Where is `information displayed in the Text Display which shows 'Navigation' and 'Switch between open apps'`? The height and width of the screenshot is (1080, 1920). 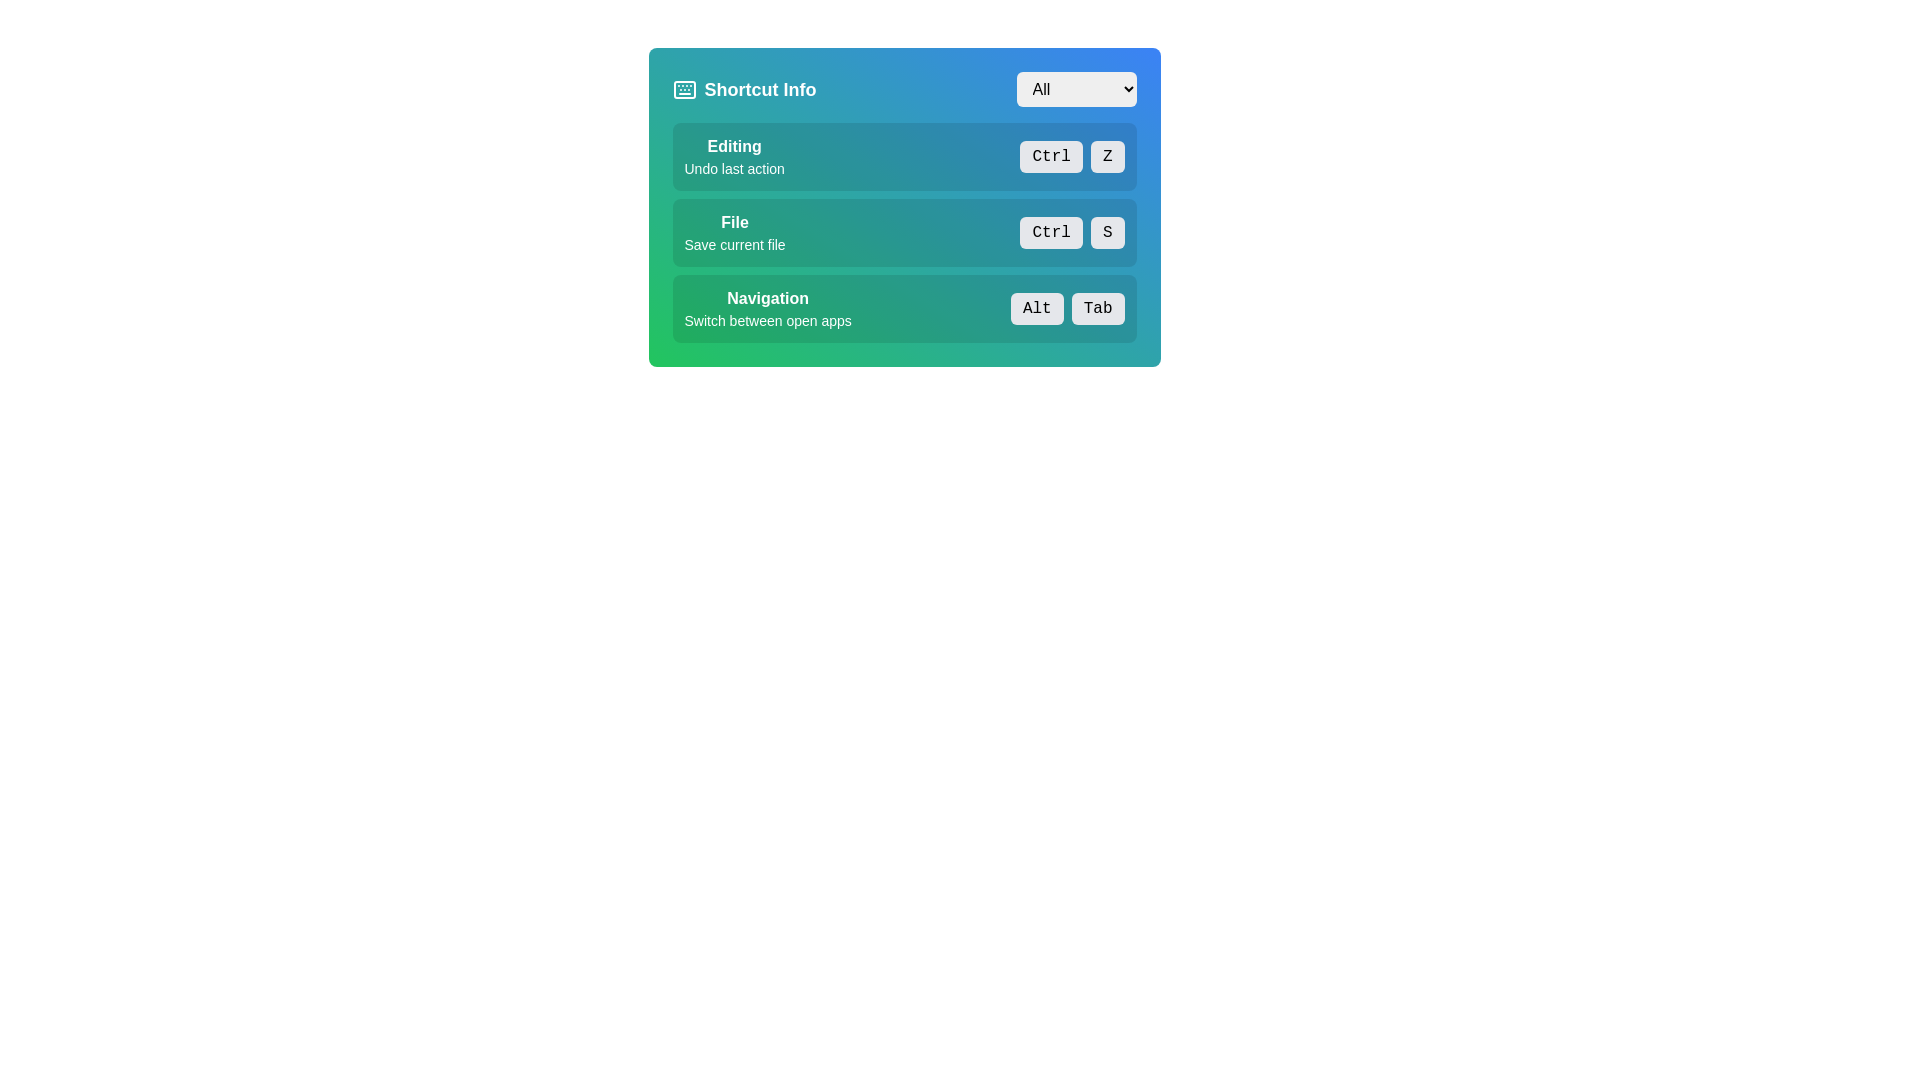 information displayed in the Text Display which shows 'Navigation' and 'Switch between open apps' is located at coordinates (767, 308).